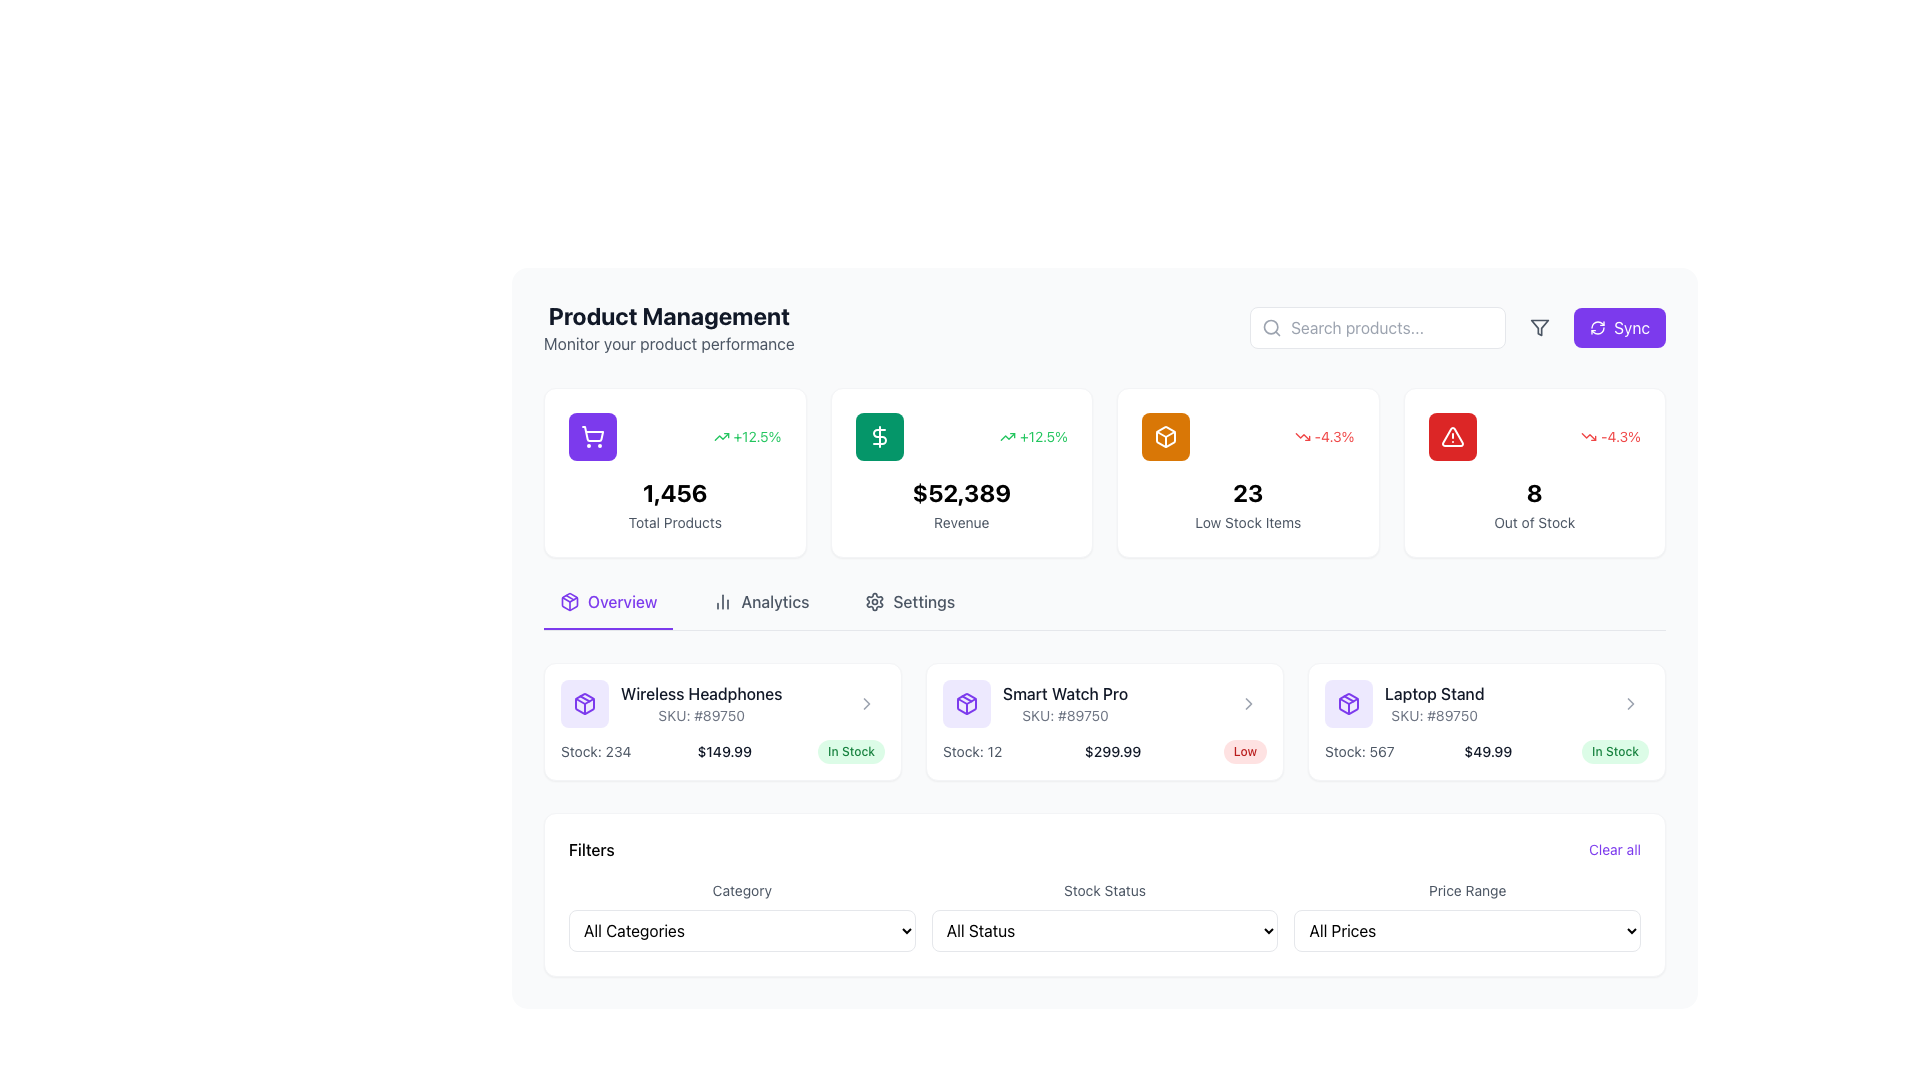 This screenshot has height=1080, width=1920. Describe the element at coordinates (1247, 435) in the screenshot. I see `the text displaying '-4.3%' in red, which is accompanied by a downward trend arrow, located in the upper section of the 'Low Stock Items' card on the dashboard` at that location.